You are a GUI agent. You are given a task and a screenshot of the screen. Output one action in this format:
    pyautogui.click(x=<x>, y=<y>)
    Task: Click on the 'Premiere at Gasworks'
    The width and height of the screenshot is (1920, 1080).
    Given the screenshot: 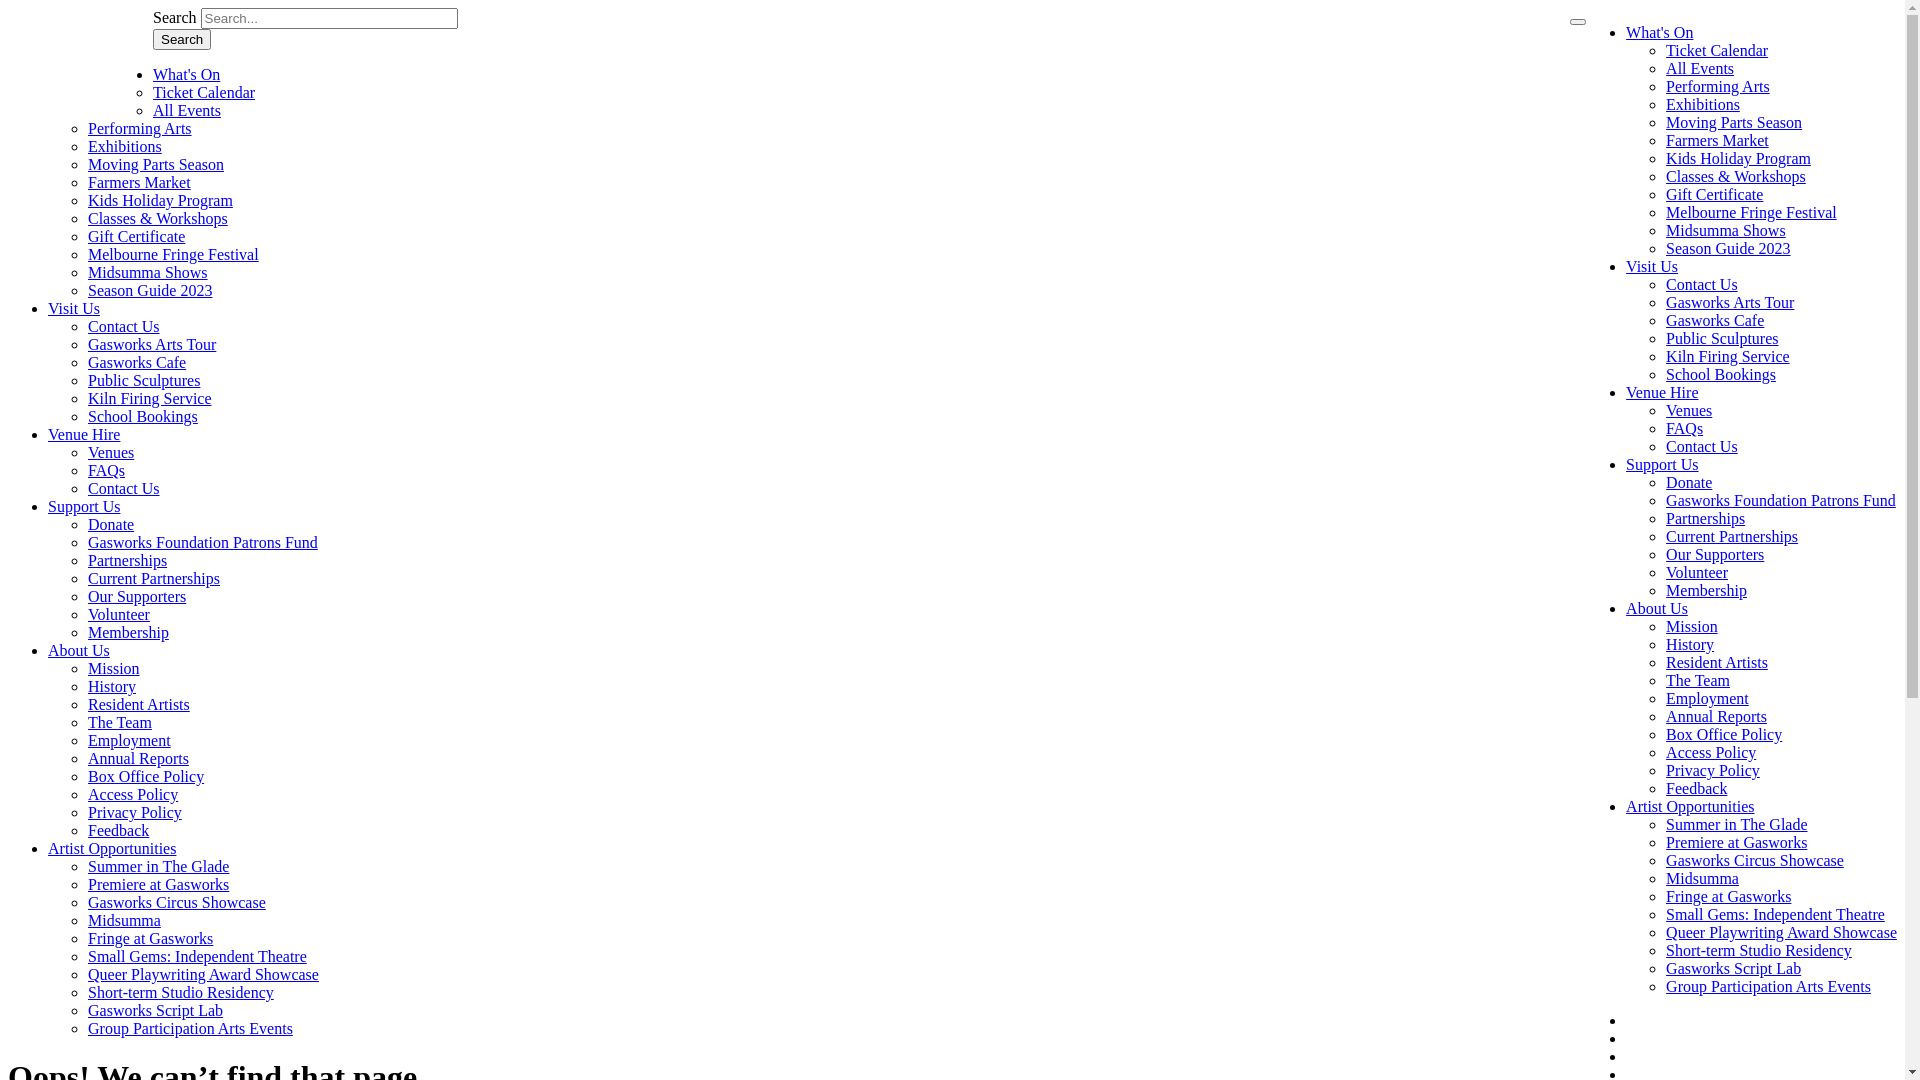 What is the action you would take?
    pyautogui.click(x=86, y=883)
    